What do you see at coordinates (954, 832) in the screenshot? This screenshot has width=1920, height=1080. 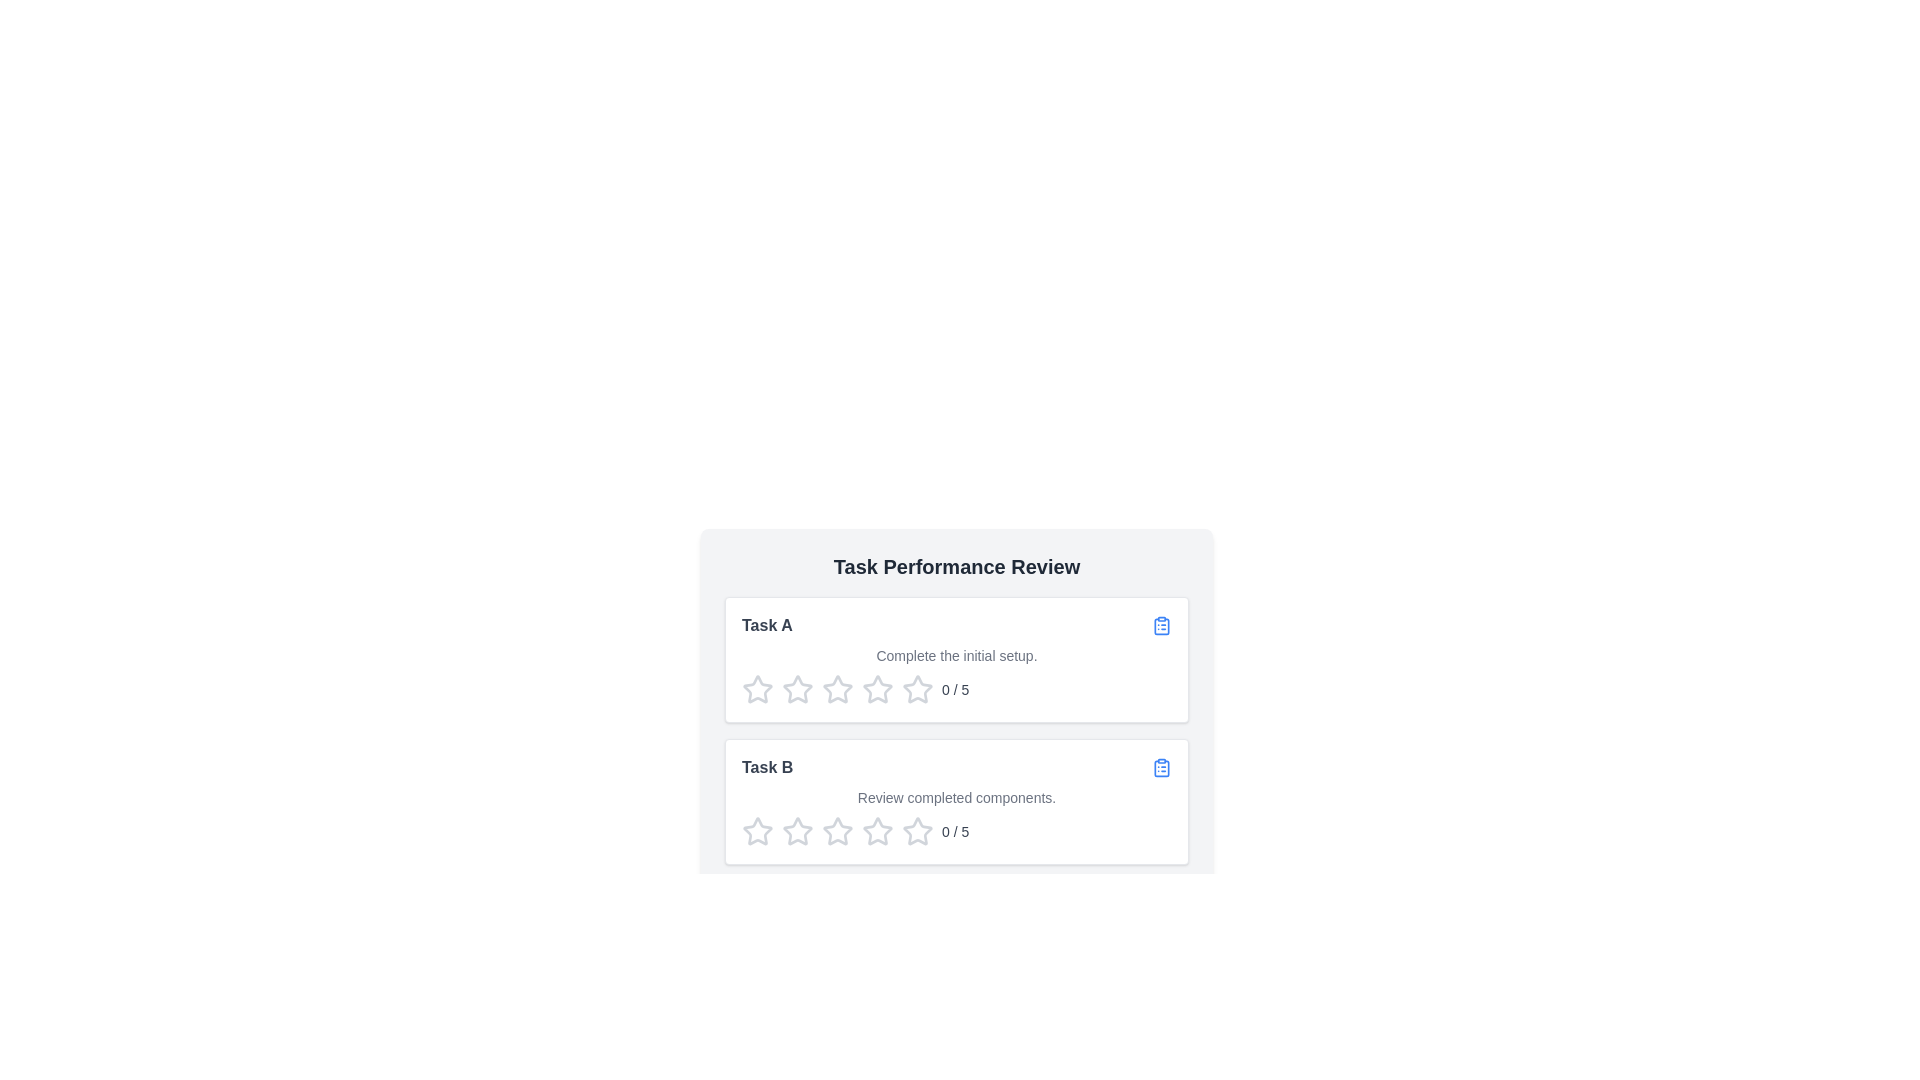 I see `the text label displaying '0 / 5' which is located in the bottom section of the 'Task Performance Review' panel, adjacent to the star icons for rating` at bounding box center [954, 832].